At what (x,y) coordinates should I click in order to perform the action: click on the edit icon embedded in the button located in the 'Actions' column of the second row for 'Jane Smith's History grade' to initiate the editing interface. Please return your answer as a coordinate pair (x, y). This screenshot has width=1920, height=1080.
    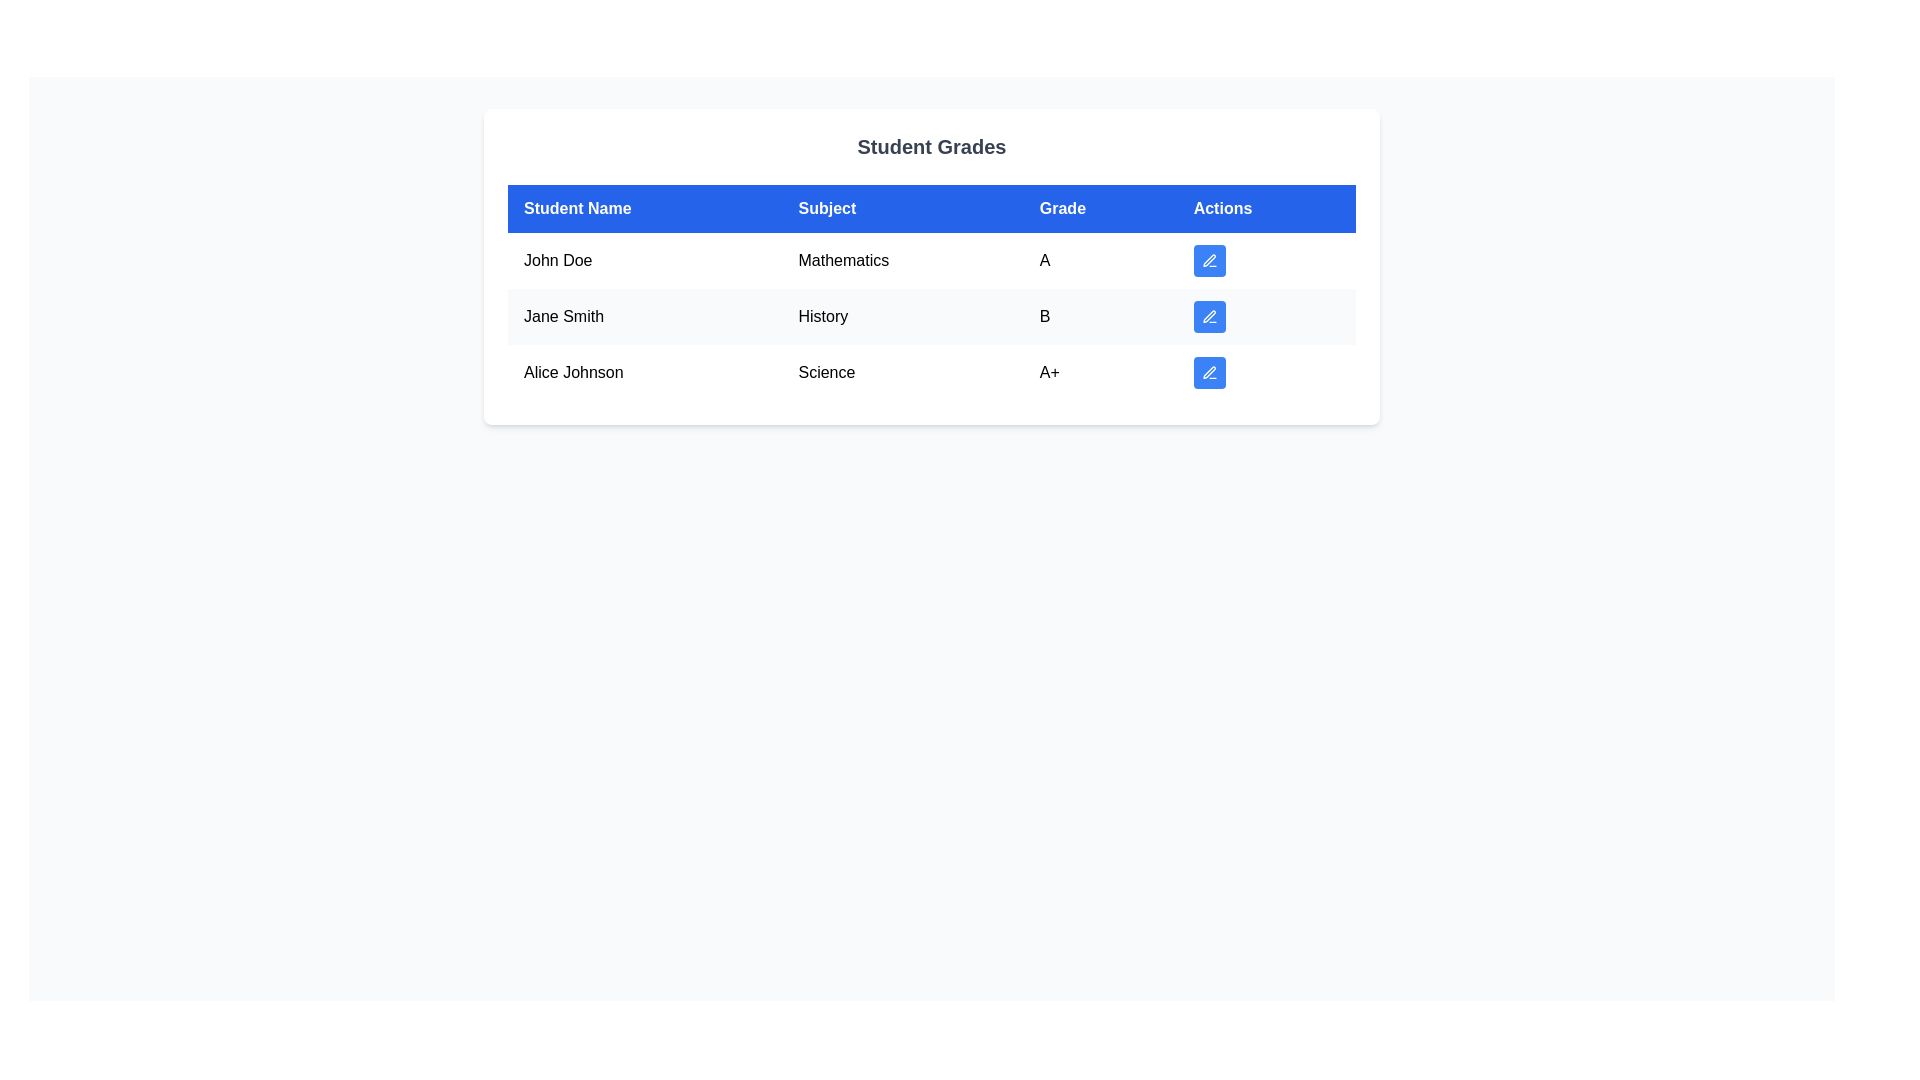
    Looking at the image, I should click on (1208, 315).